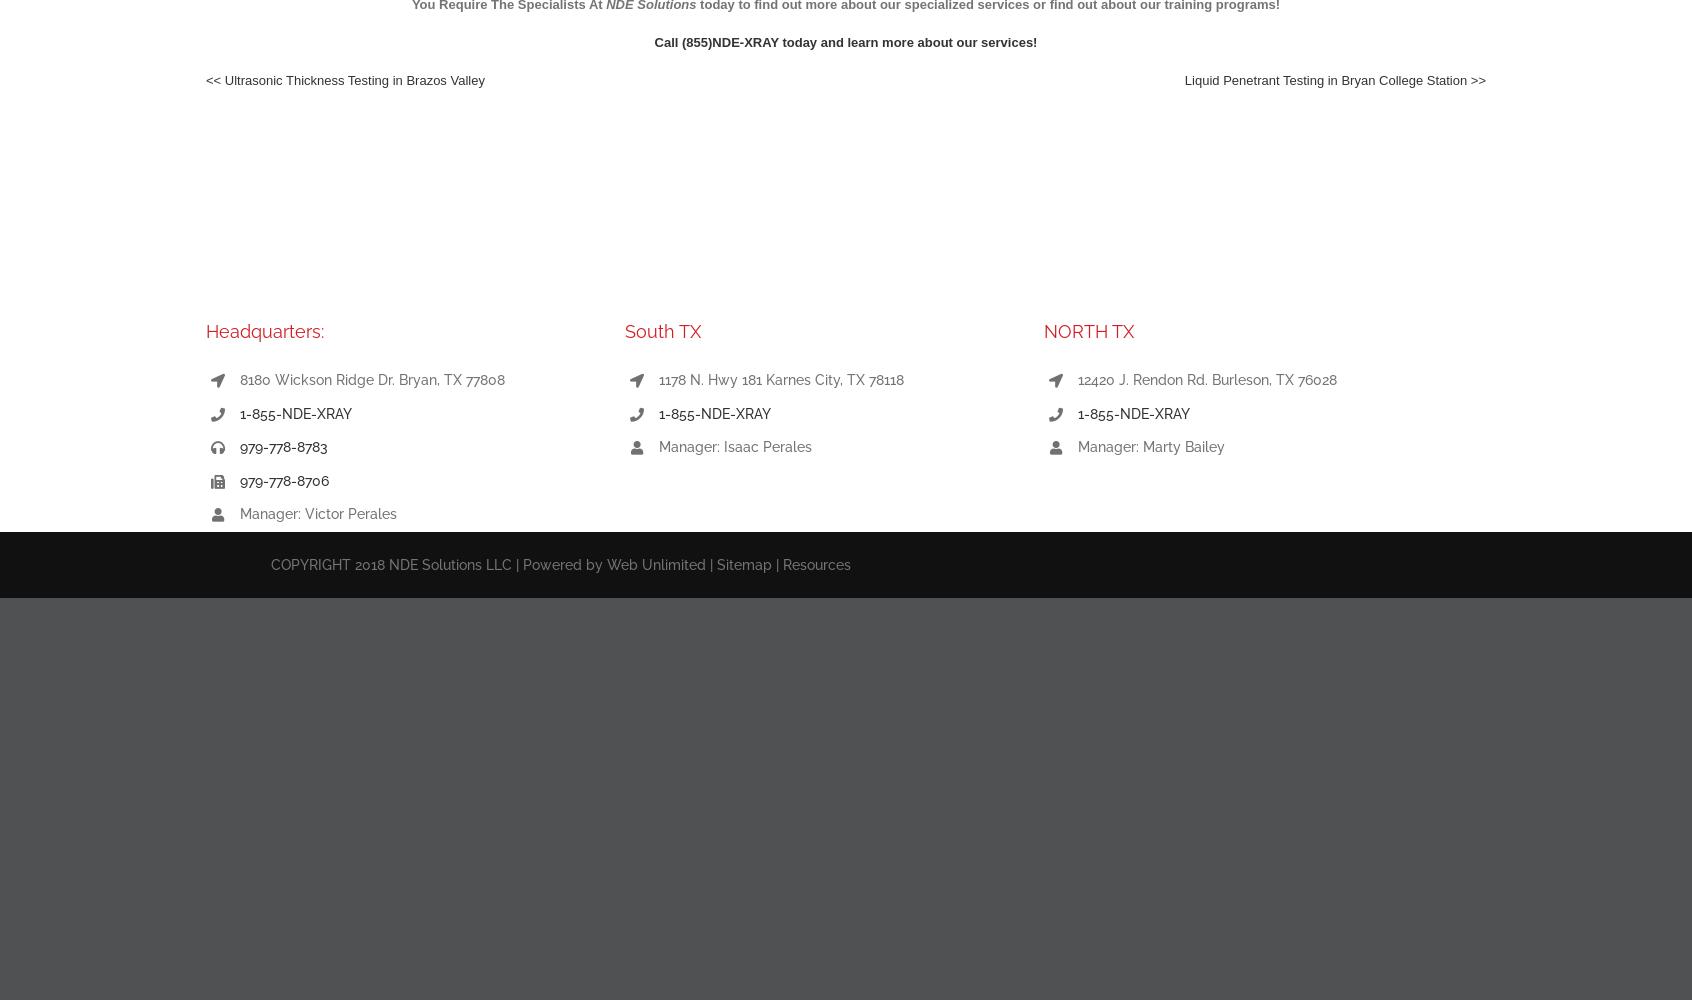 This screenshot has width=1692, height=1000. What do you see at coordinates (204, 79) in the screenshot?
I see `'<< Ultrasonic Thickness Testing in Brazos Valley'` at bounding box center [204, 79].